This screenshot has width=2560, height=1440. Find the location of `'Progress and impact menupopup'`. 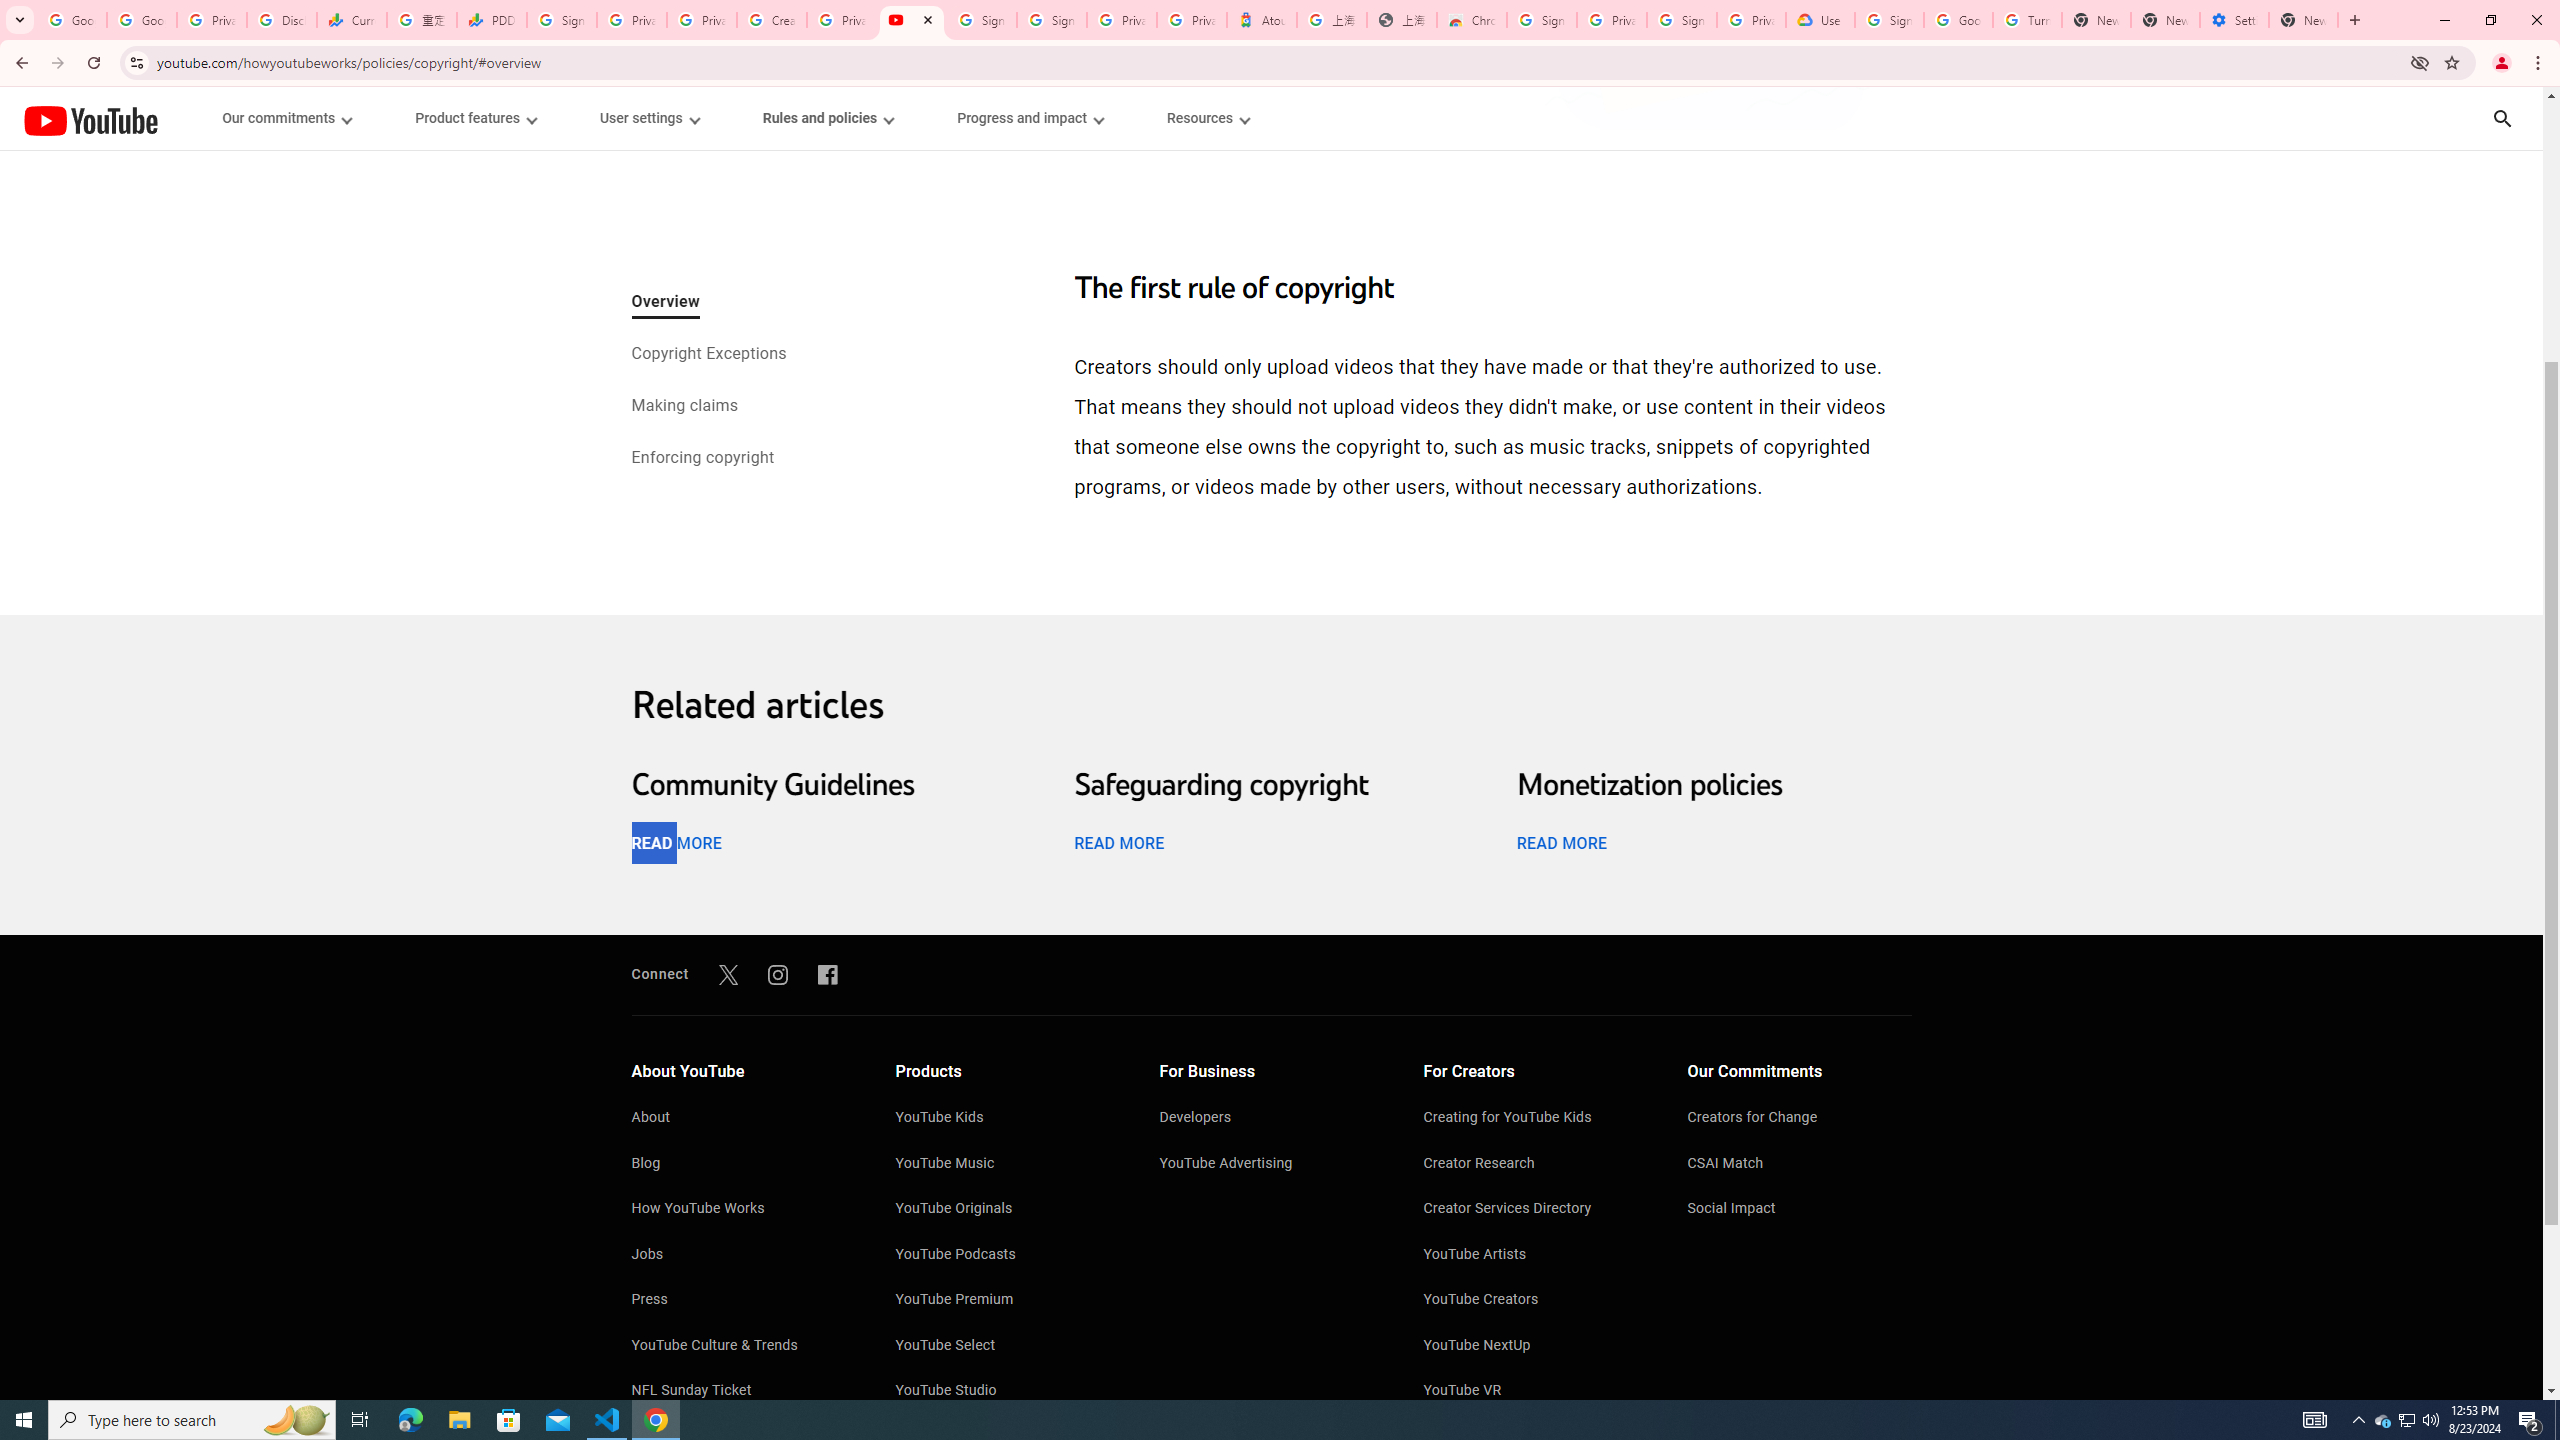

'Progress and impact menupopup' is located at coordinates (1030, 118).